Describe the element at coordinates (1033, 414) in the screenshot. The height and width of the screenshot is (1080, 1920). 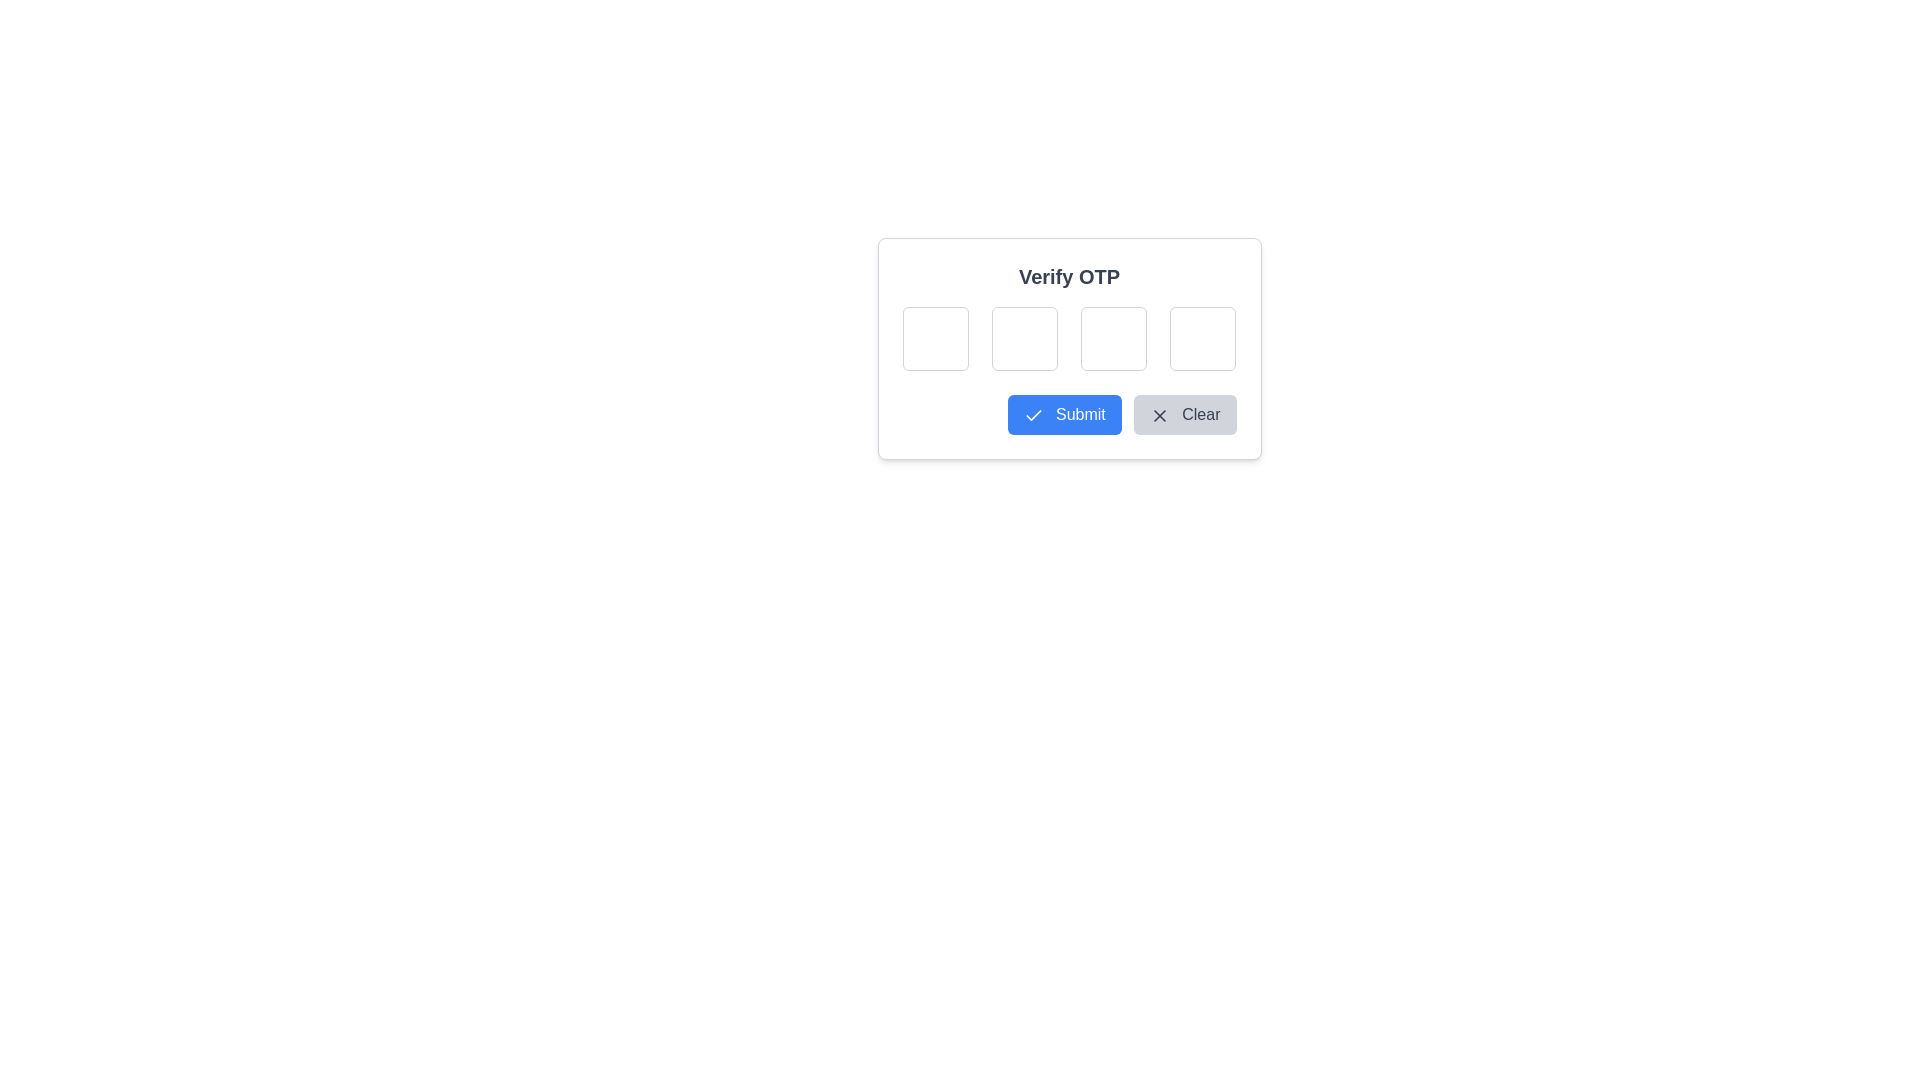
I see `the 'Submit' button which contains a check mark icon with a blue background and white stroke, positioned to the left of the text 'Submit'` at that location.